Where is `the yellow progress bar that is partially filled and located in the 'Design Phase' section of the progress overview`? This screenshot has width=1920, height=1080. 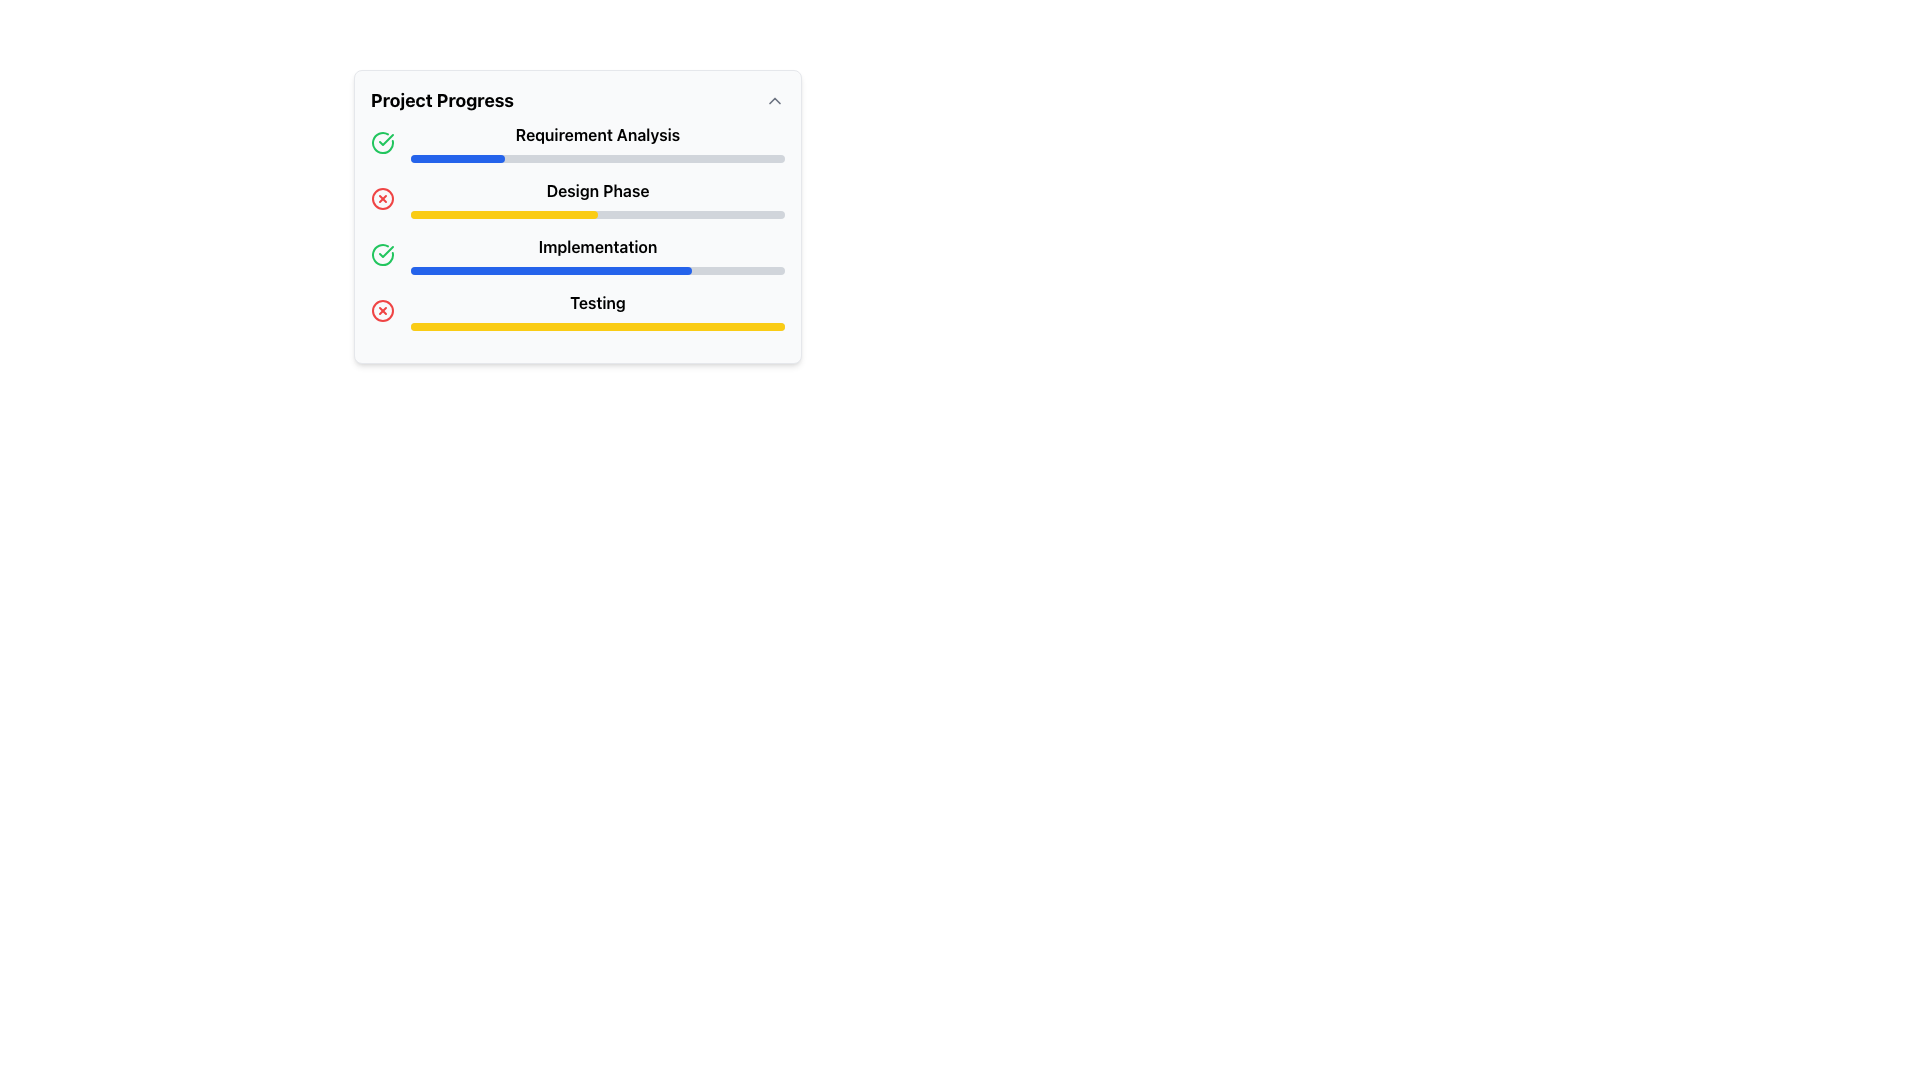 the yellow progress bar that is partially filled and located in the 'Design Phase' section of the progress overview is located at coordinates (504, 215).